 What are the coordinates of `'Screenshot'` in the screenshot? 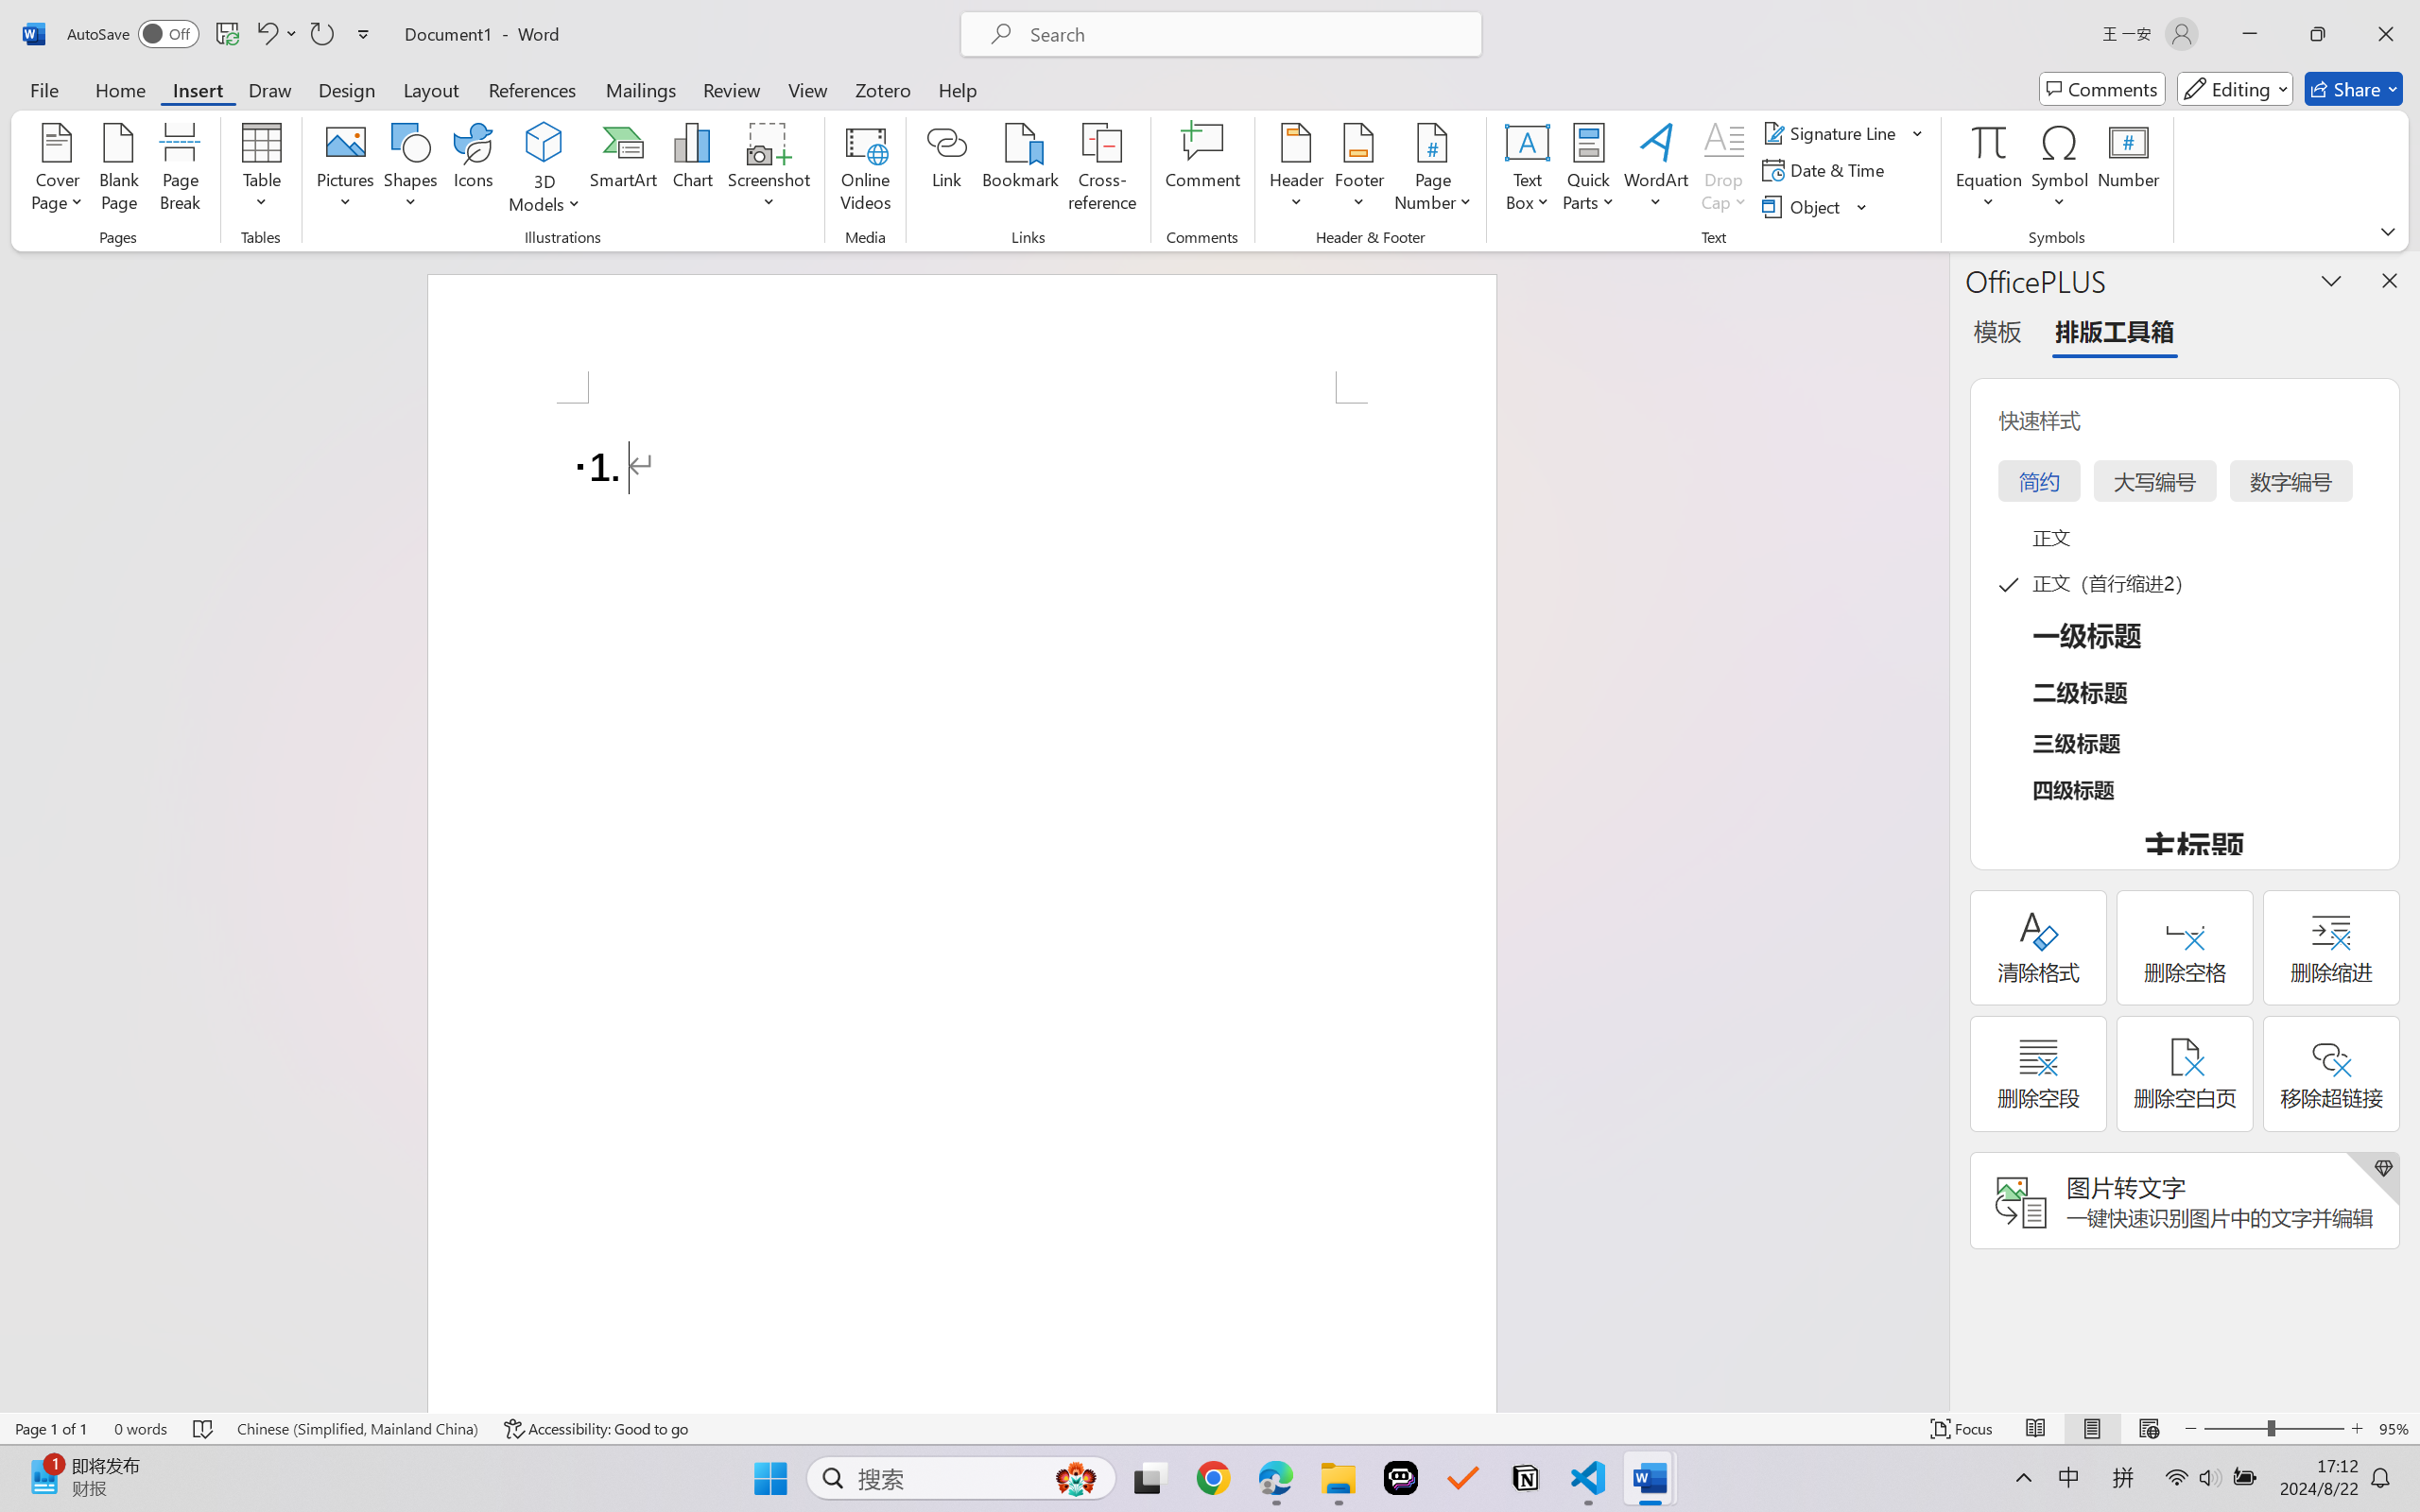 It's located at (769, 170).